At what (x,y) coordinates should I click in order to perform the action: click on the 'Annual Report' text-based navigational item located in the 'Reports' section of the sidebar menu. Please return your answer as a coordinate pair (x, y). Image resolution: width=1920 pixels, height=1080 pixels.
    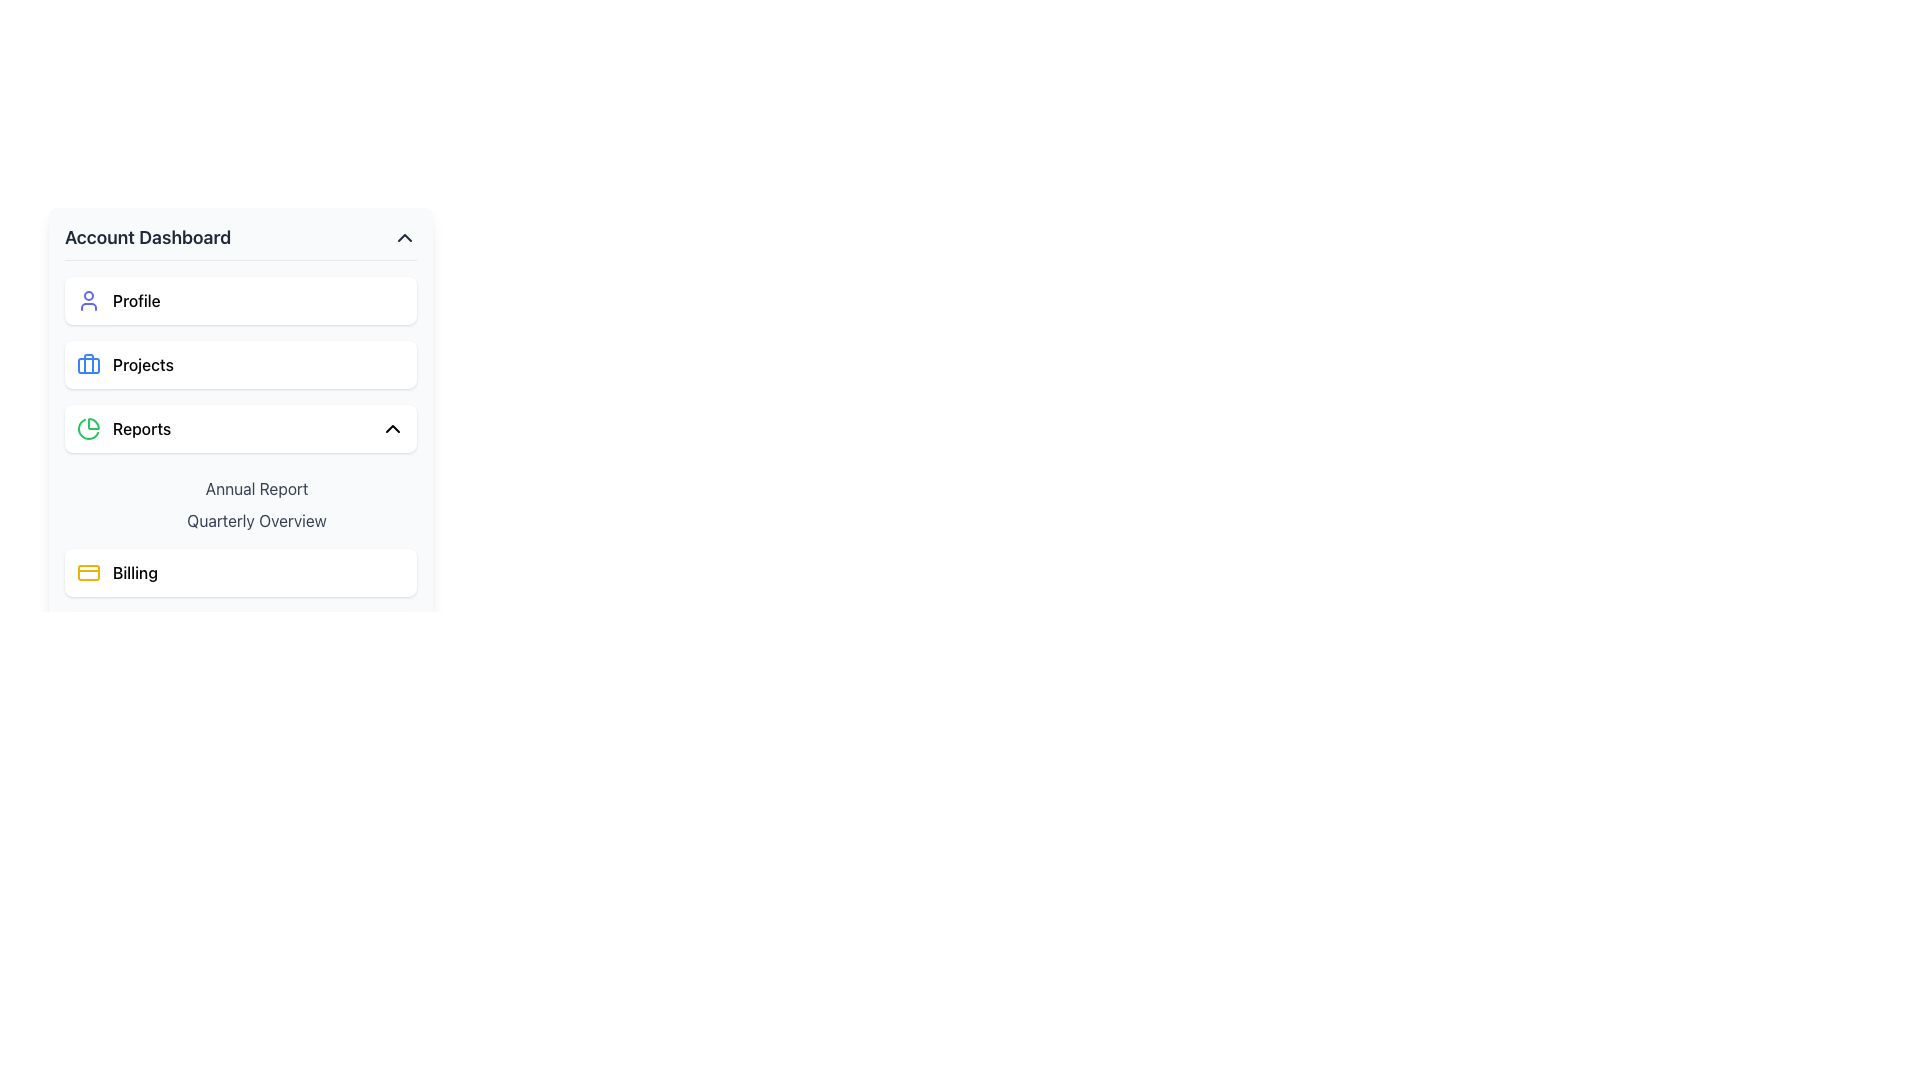
    Looking at the image, I should click on (240, 500).